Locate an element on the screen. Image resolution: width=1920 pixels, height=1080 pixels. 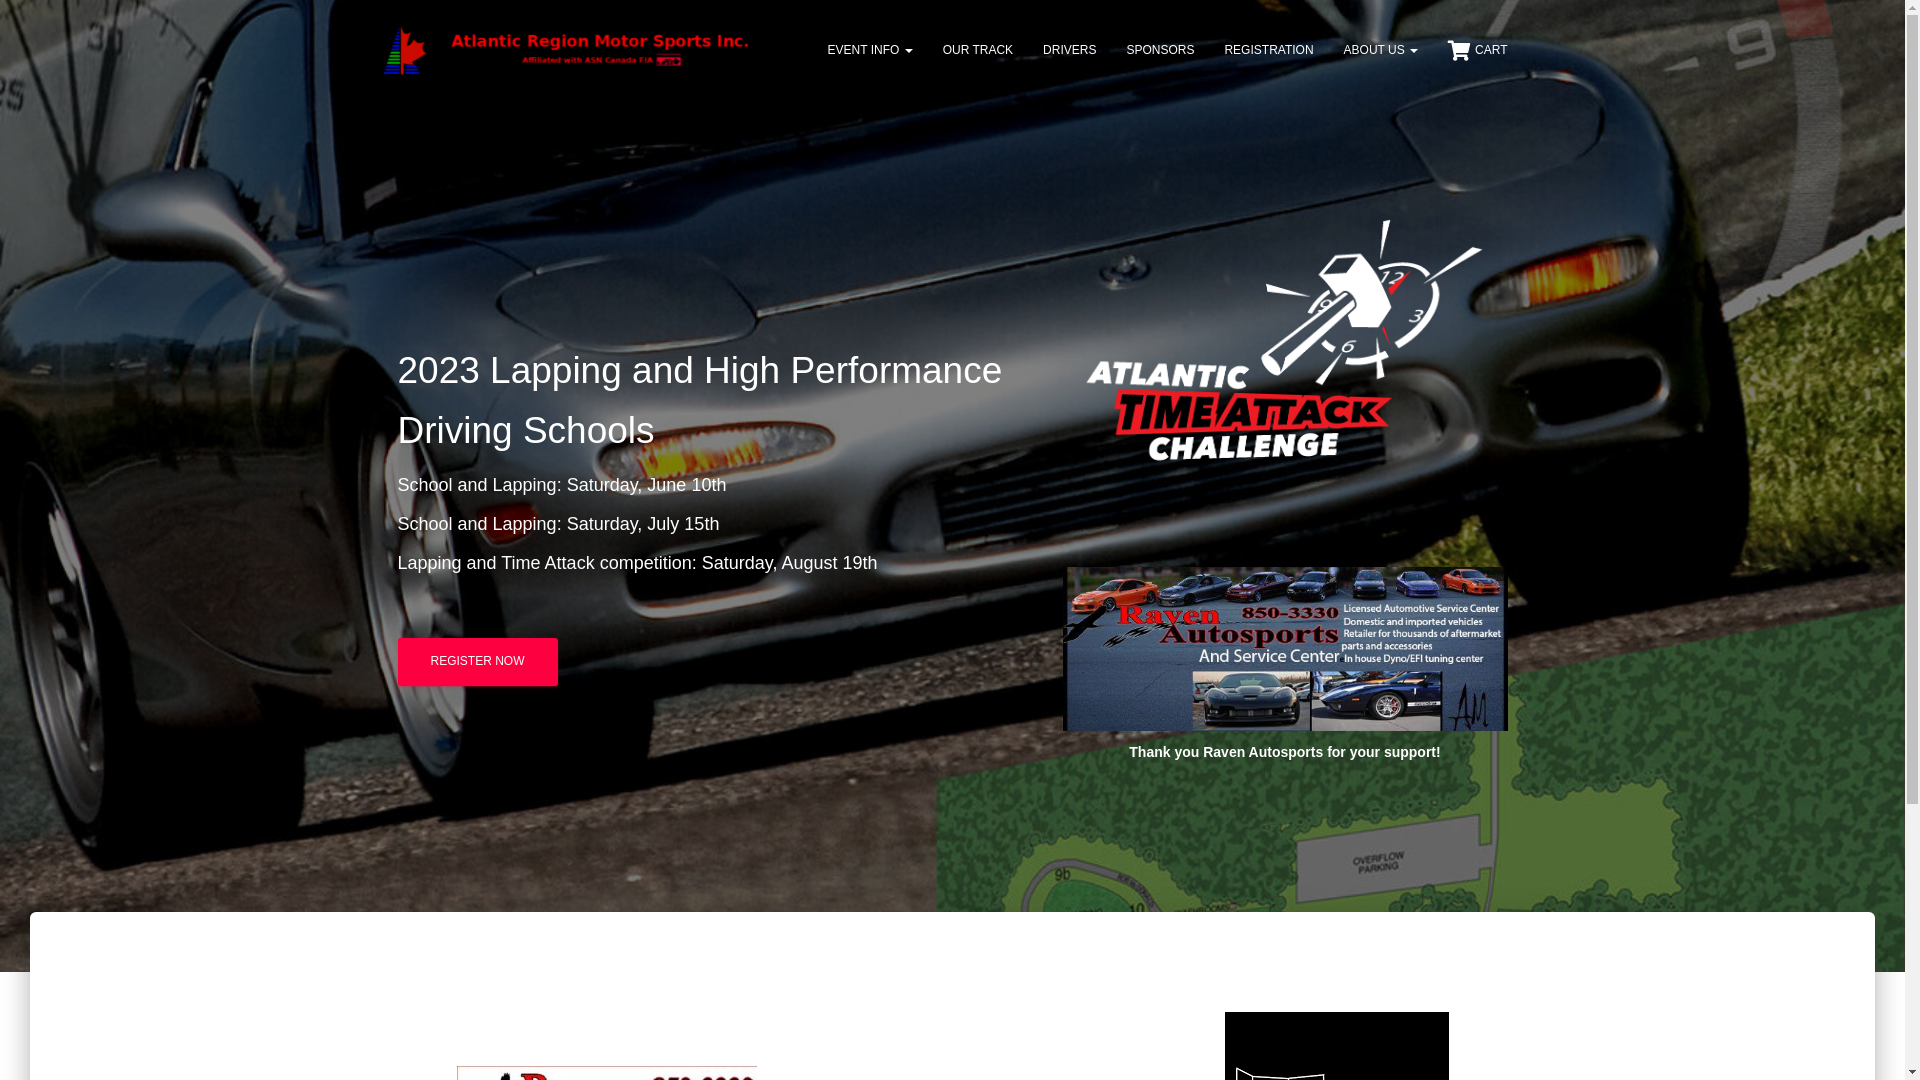
'SPONSORS' is located at coordinates (1160, 49).